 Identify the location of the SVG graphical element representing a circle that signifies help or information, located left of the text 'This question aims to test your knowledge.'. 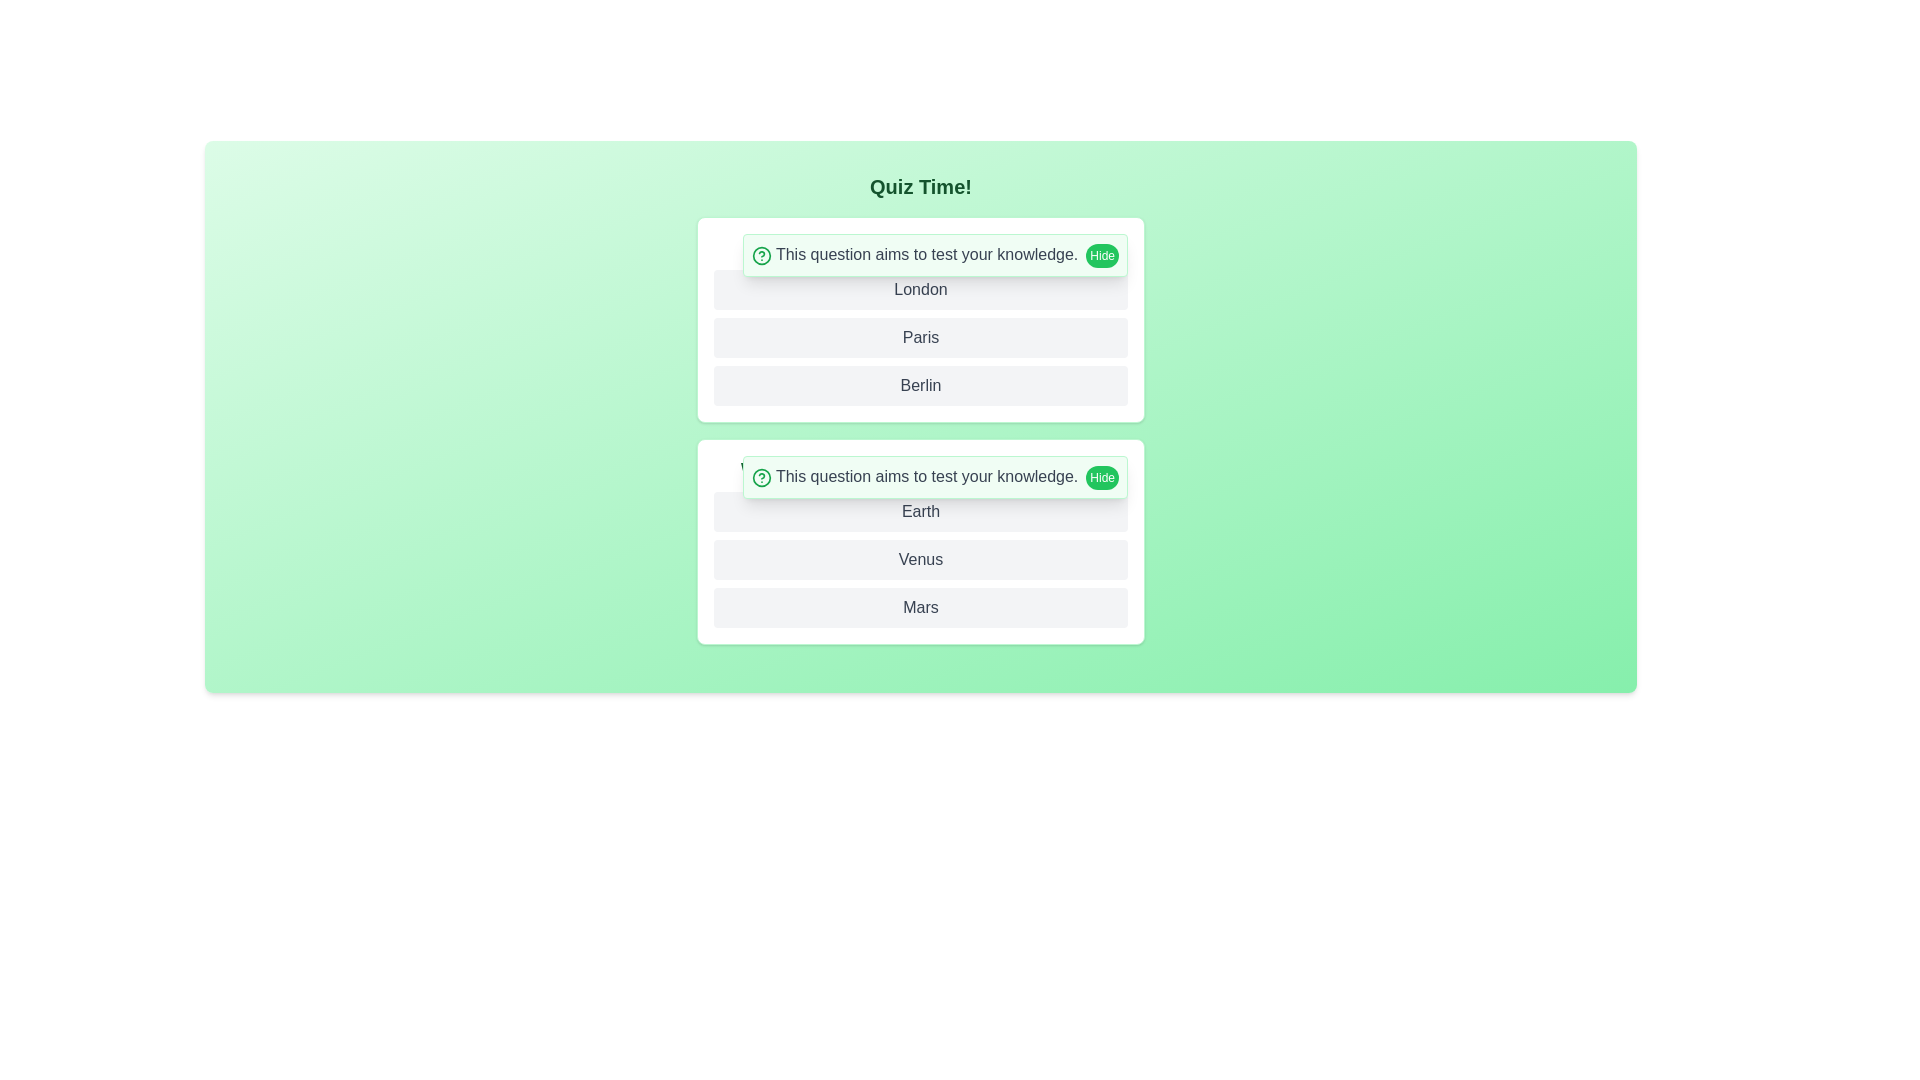
(760, 254).